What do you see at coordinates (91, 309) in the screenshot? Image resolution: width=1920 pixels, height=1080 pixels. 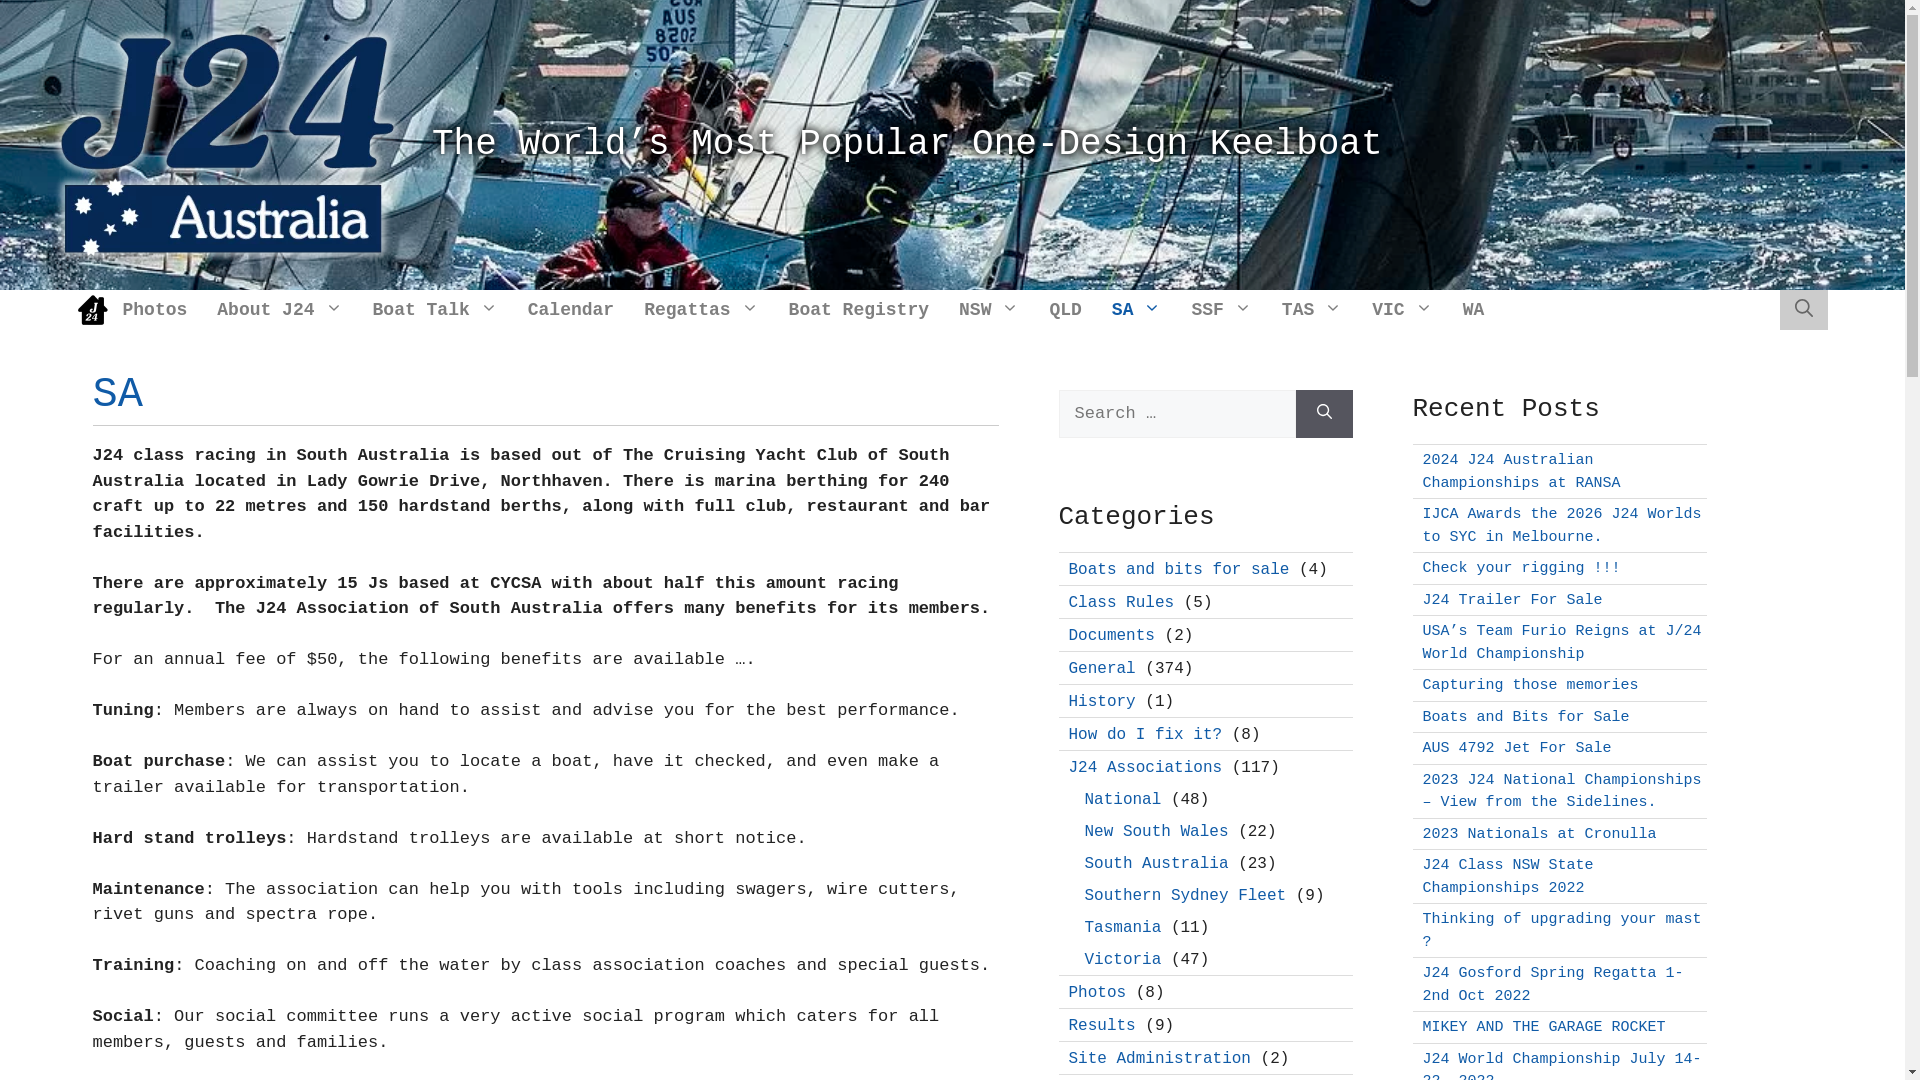 I see `'Home'` at bounding box center [91, 309].